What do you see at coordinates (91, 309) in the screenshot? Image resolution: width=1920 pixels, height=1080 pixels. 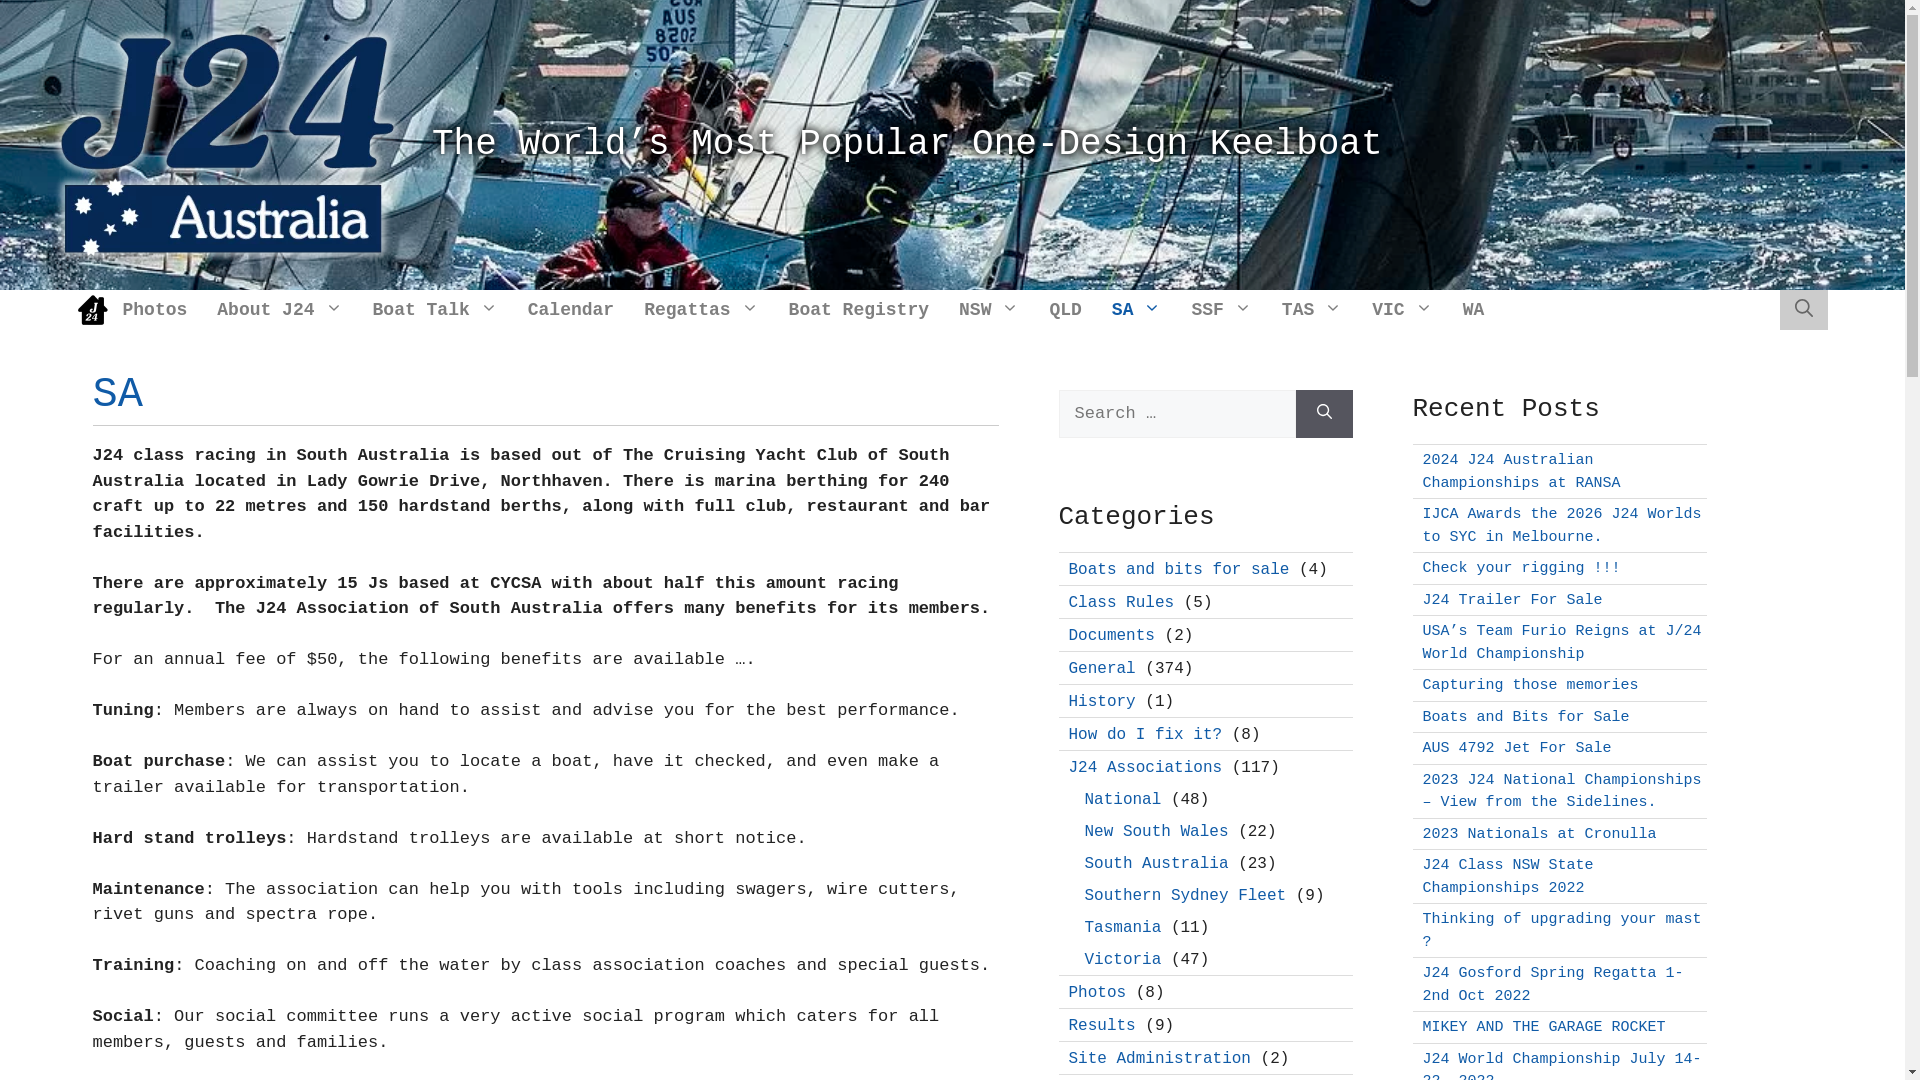 I see `'Home'` at bounding box center [91, 309].